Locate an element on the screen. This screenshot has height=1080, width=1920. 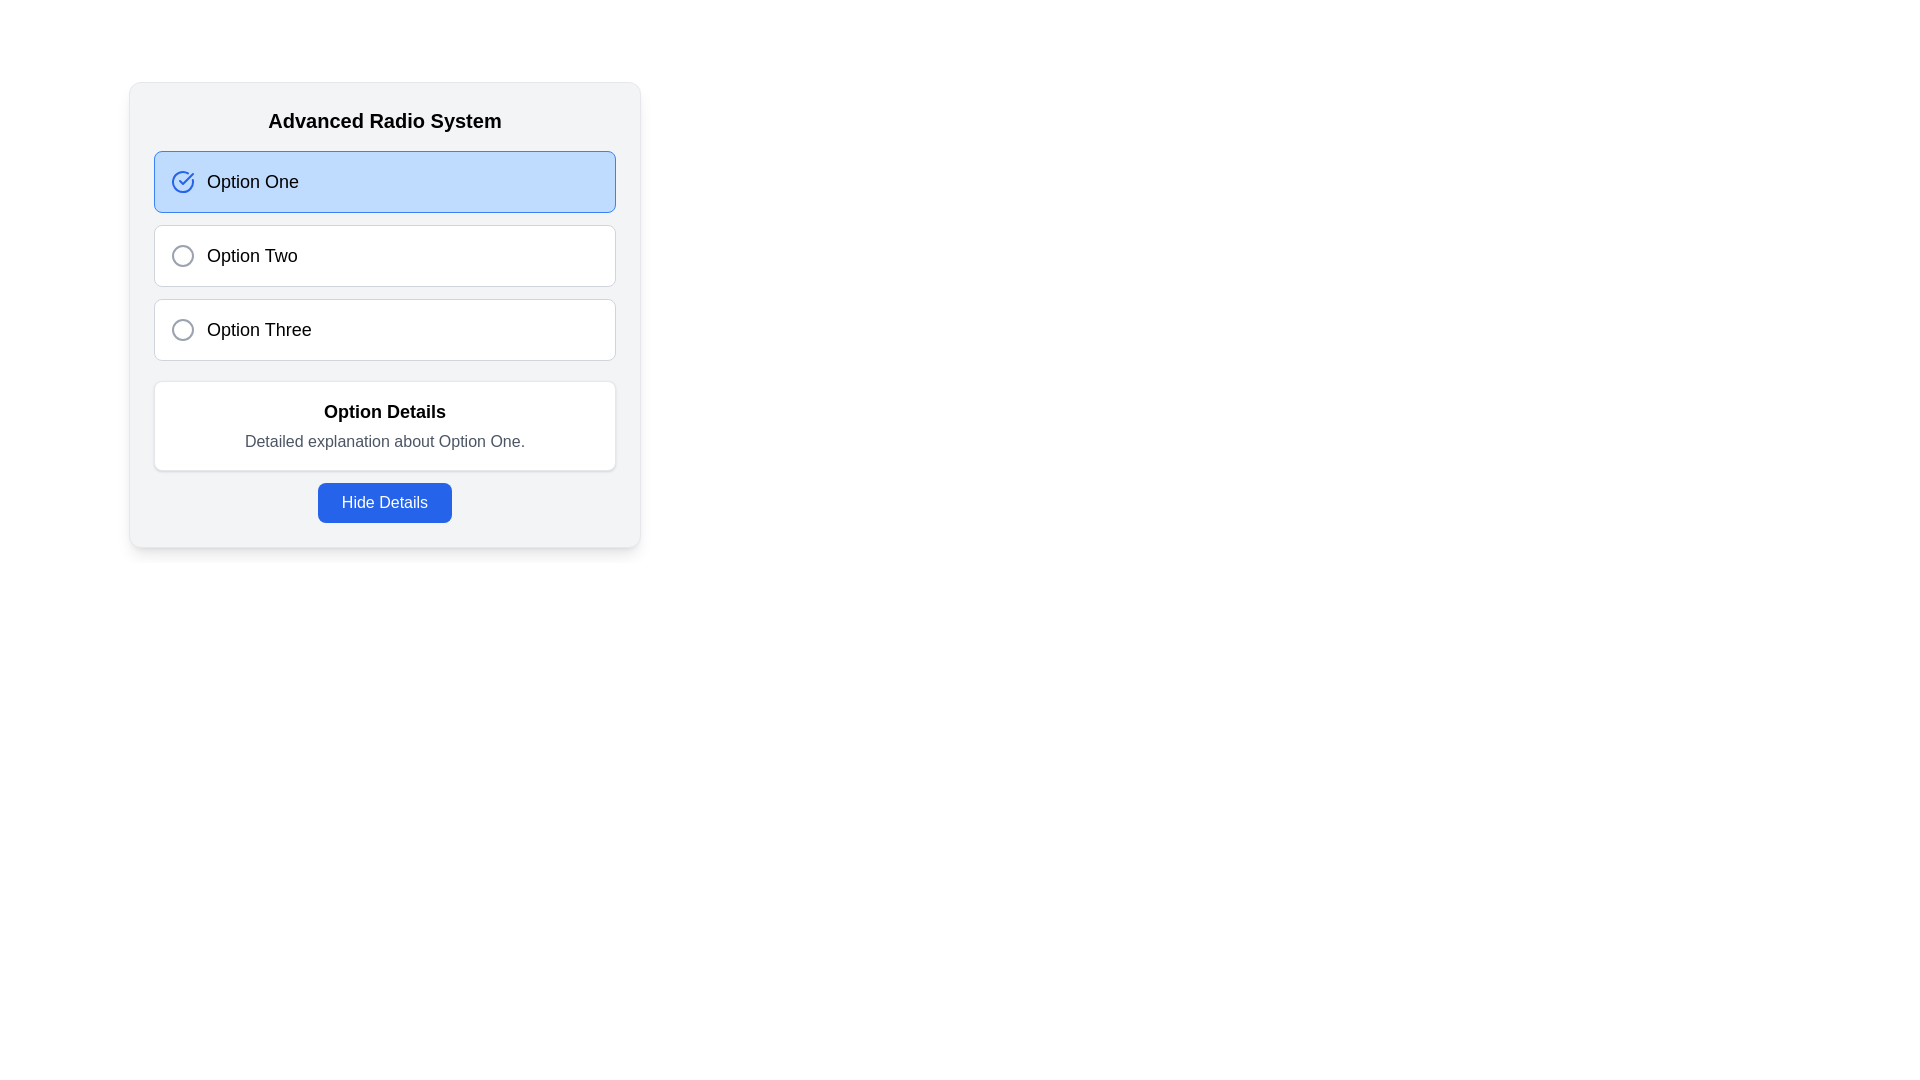
text label providing additional context for 'Option One', located directly below the heading 'Option Details' in the lower section of the card interface, for content verification is located at coordinates (384, 441).